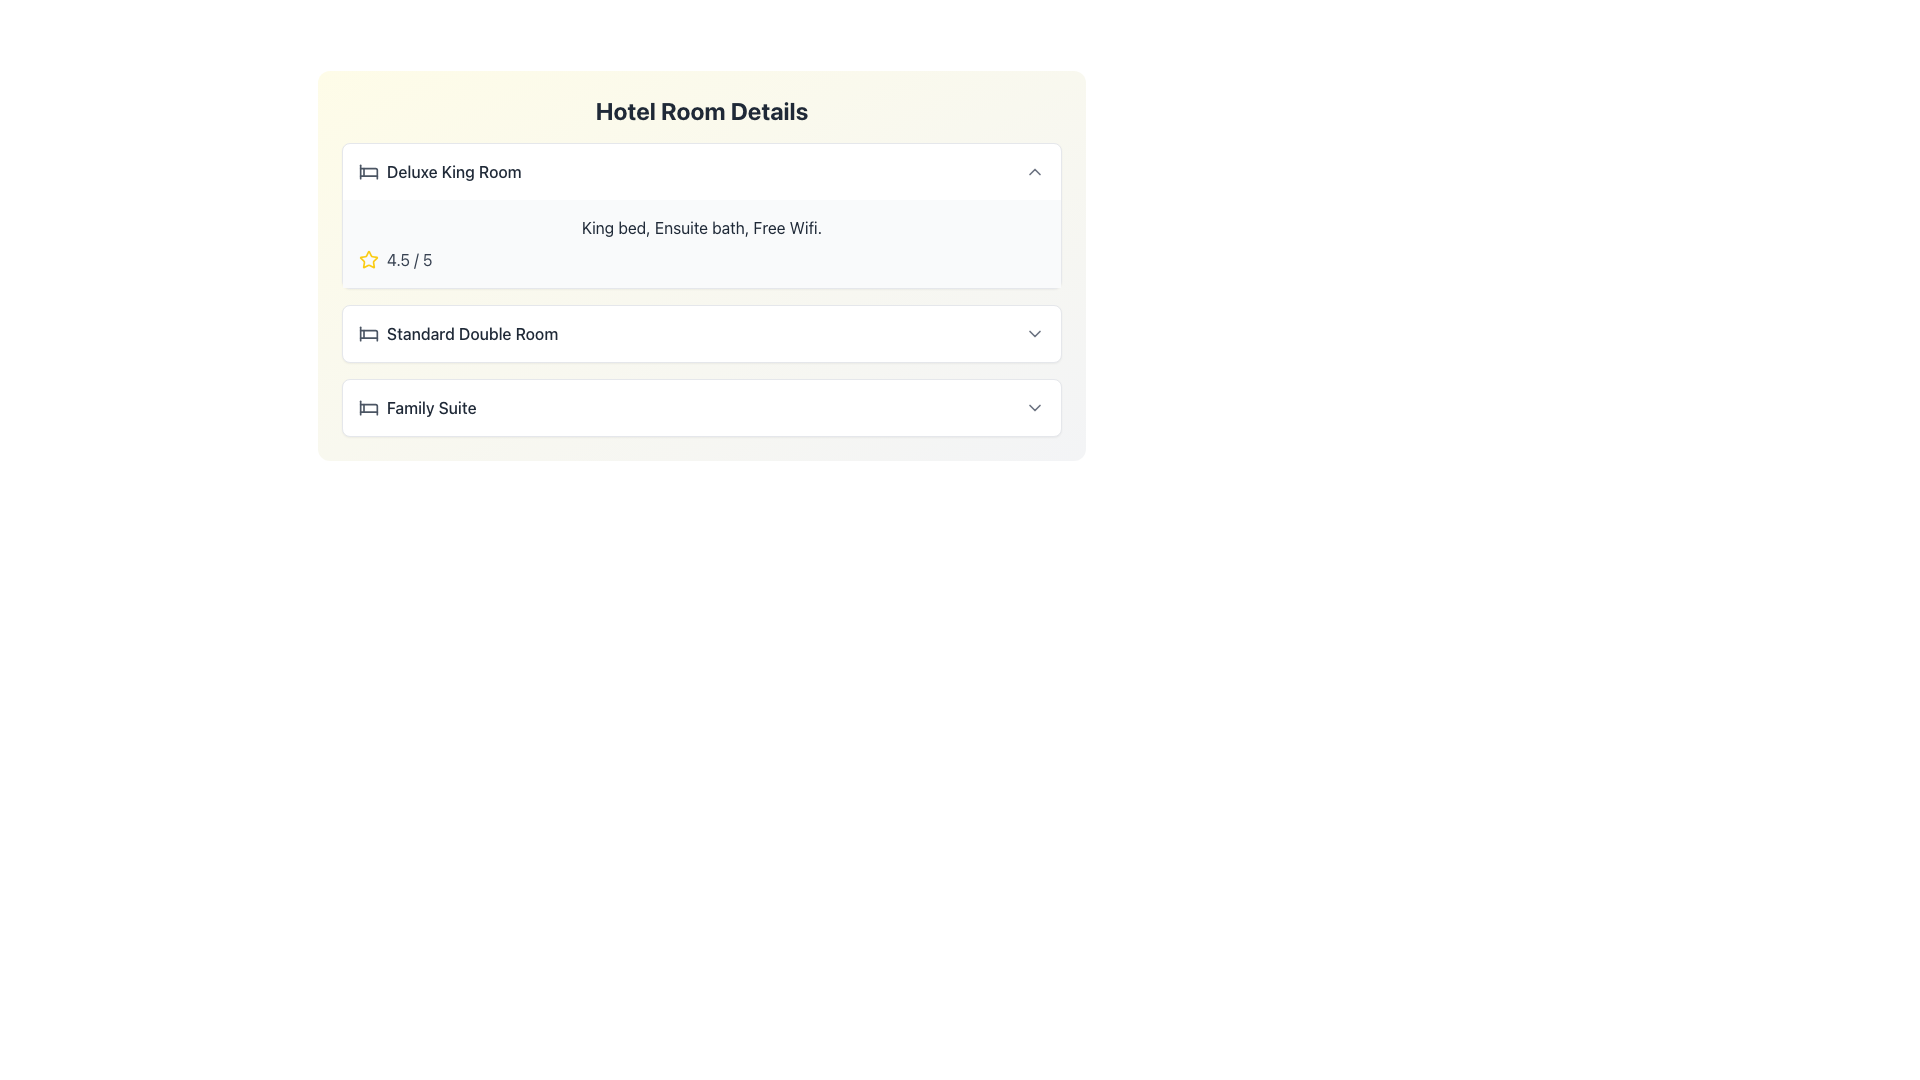 The height and width of the screenshot is (1080, 1920). What do you see at coordinates (369, 258) in the screenshot?
I see `the yellow star-shaped icon in the 'Deluxe King Room' section, which is adjacent to the text '4.5 / 5'` at bounding box center [369, 258].